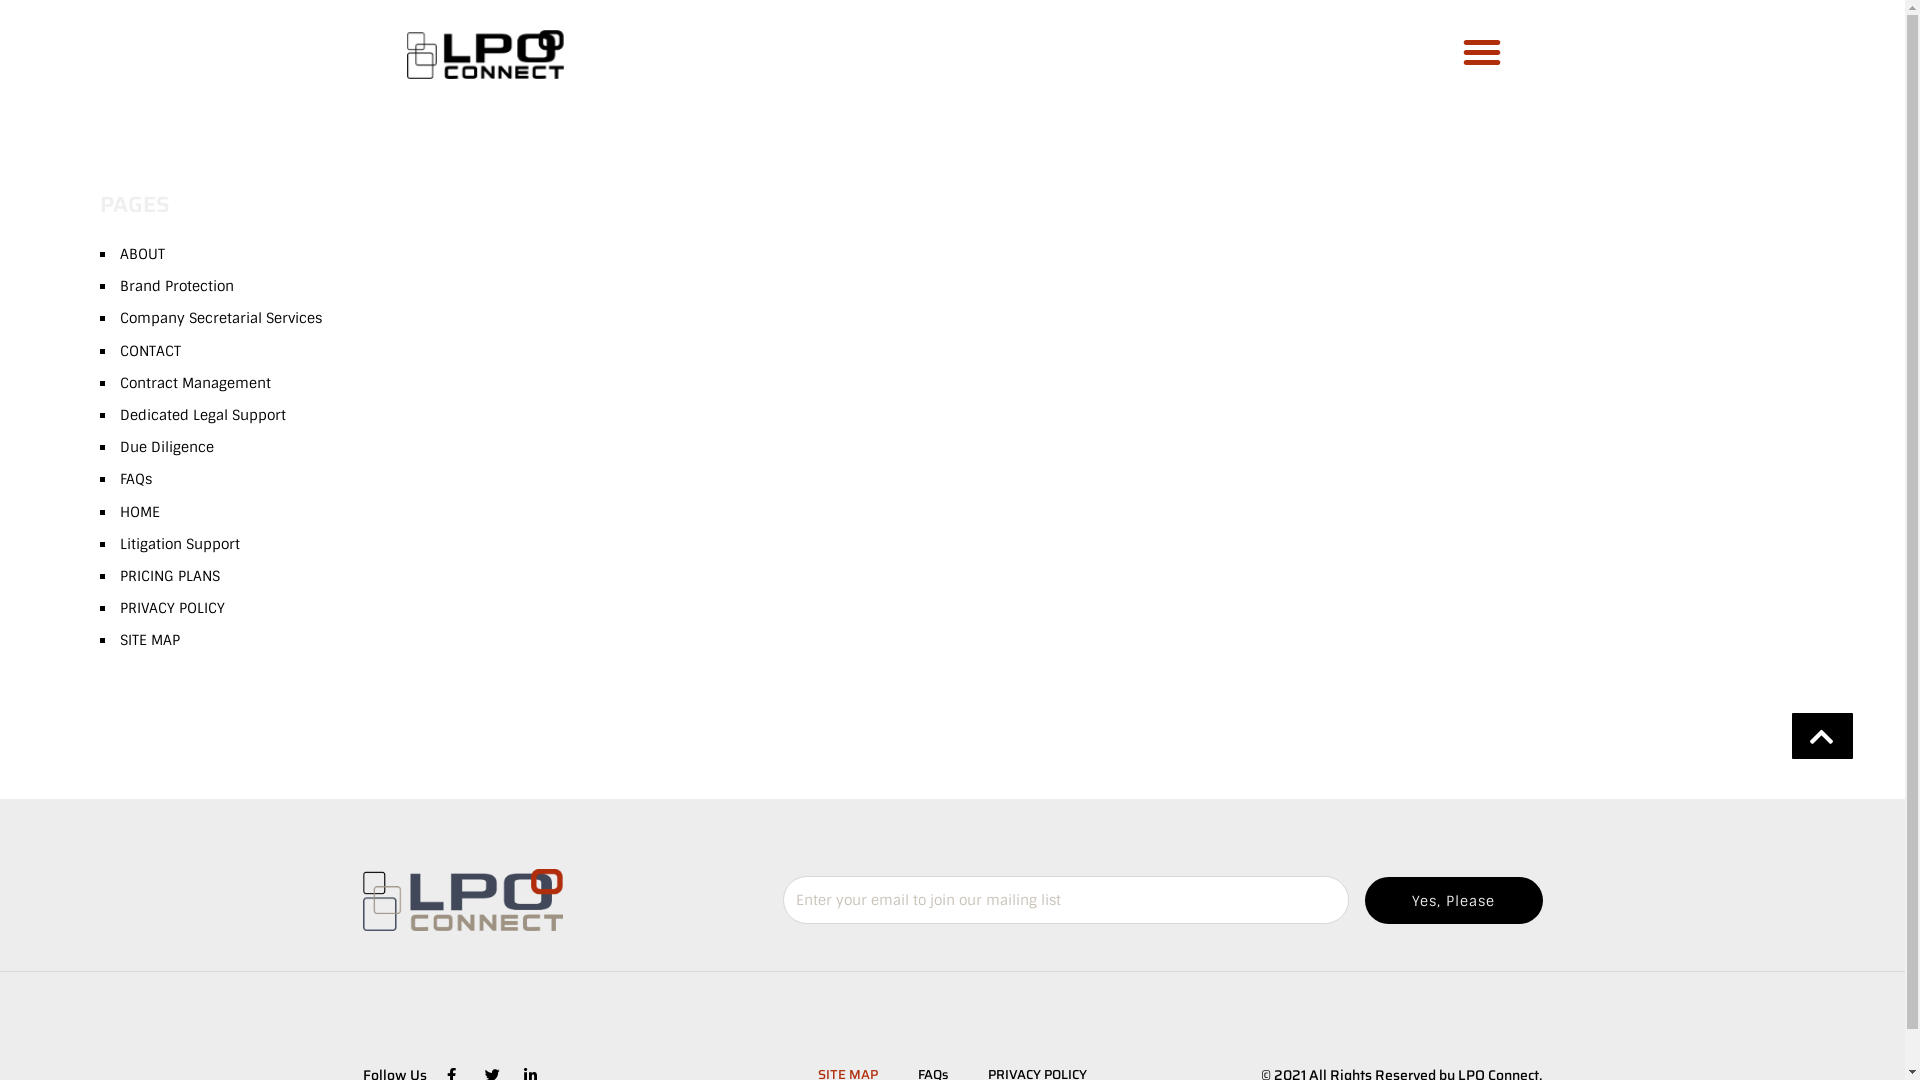 The image size is (1920, 1080). Describe the element at coordinates (119, 509) in the screenshot. I see `'HOME'` at that location.